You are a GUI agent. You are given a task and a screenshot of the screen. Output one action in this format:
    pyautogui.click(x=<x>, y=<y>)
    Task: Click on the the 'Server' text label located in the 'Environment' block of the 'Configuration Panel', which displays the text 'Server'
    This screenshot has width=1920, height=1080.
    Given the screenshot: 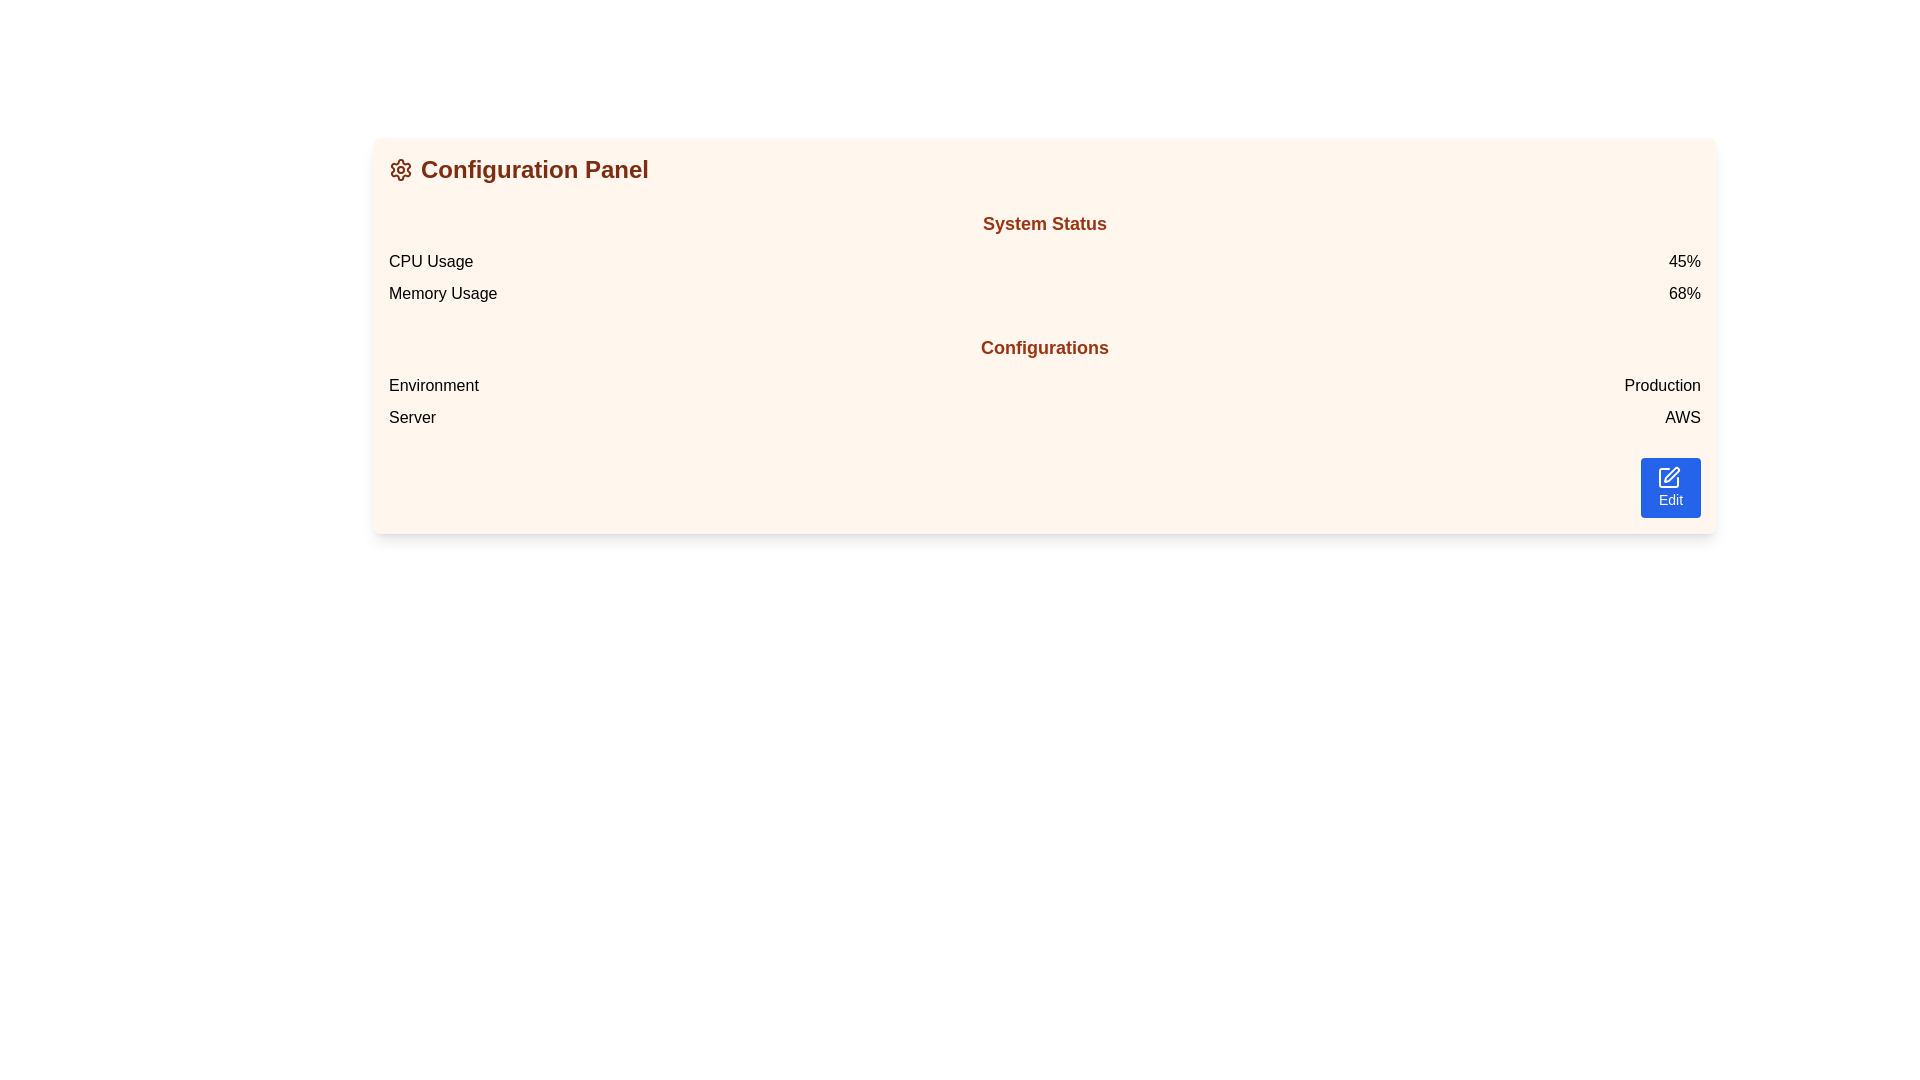 What is the action you would take?
    pyautogui.click(x=411, y=416)
    